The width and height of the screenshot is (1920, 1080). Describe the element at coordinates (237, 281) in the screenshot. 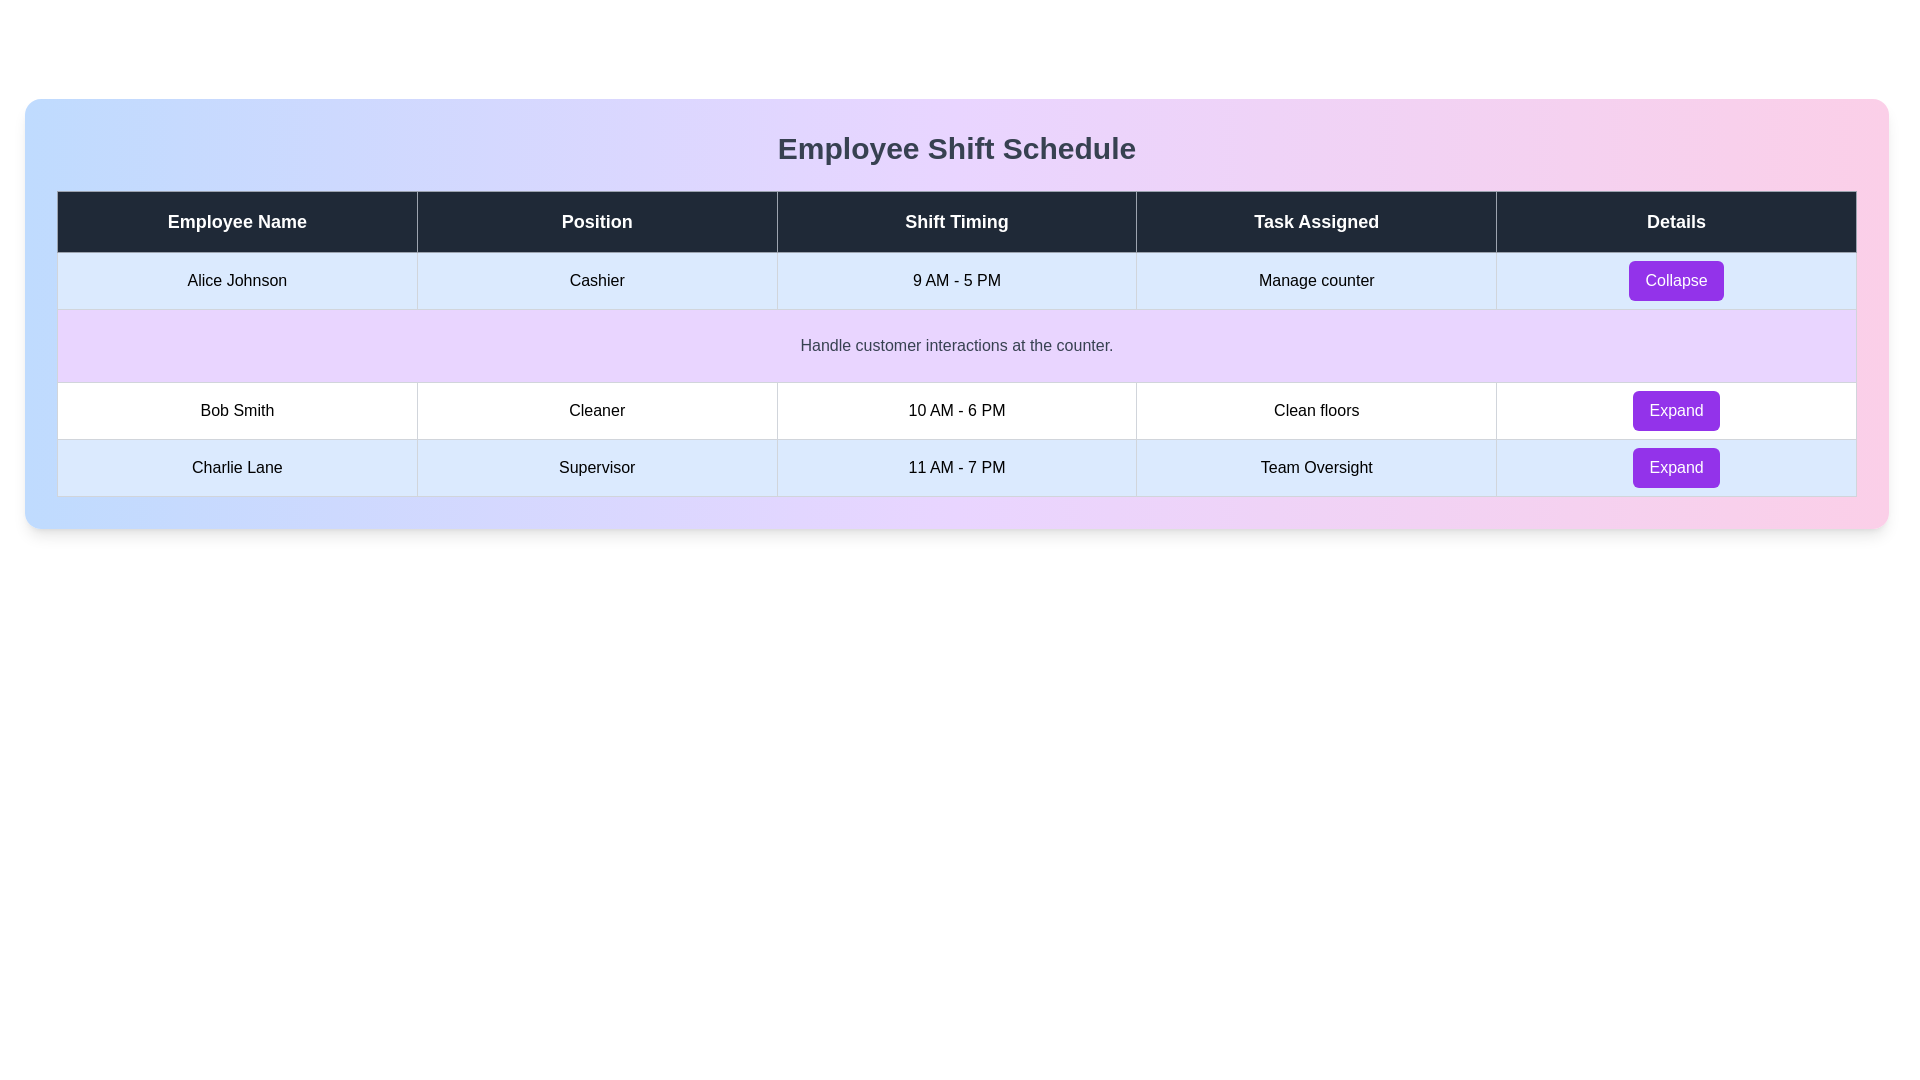

I see `the static text label displaying 'Alice Johnson' with a light blue background and gray border, located in the first row of the employee name column in a table` at that location.